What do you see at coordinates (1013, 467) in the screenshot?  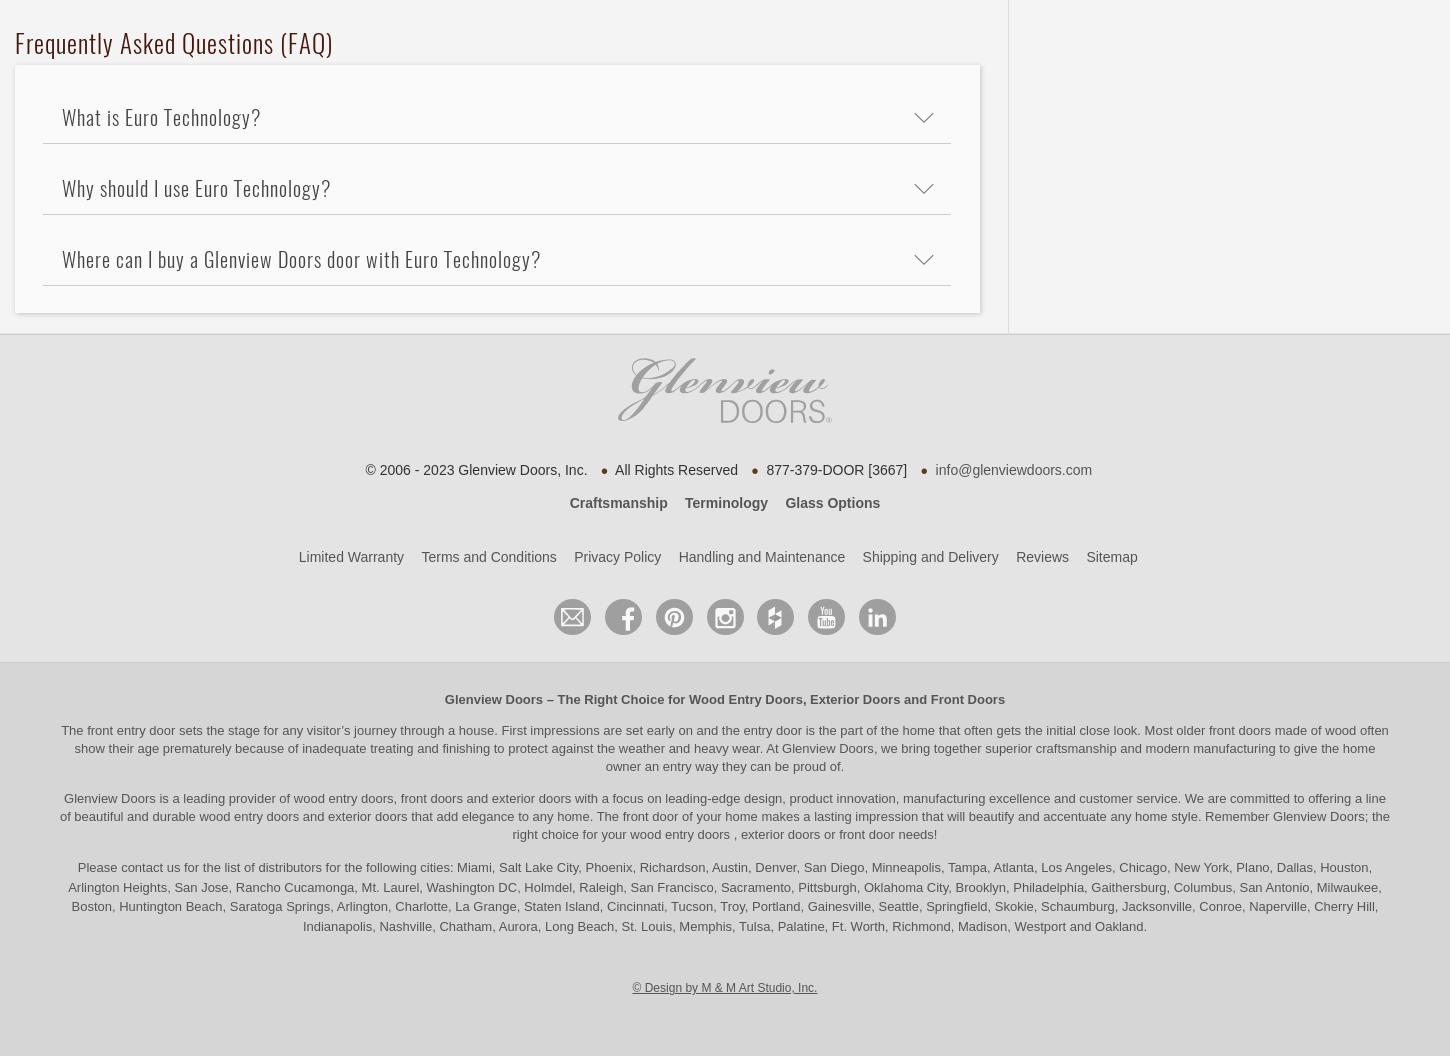 I see `'info@glenviewdoors.com'` at bounding box center [1013, 467].